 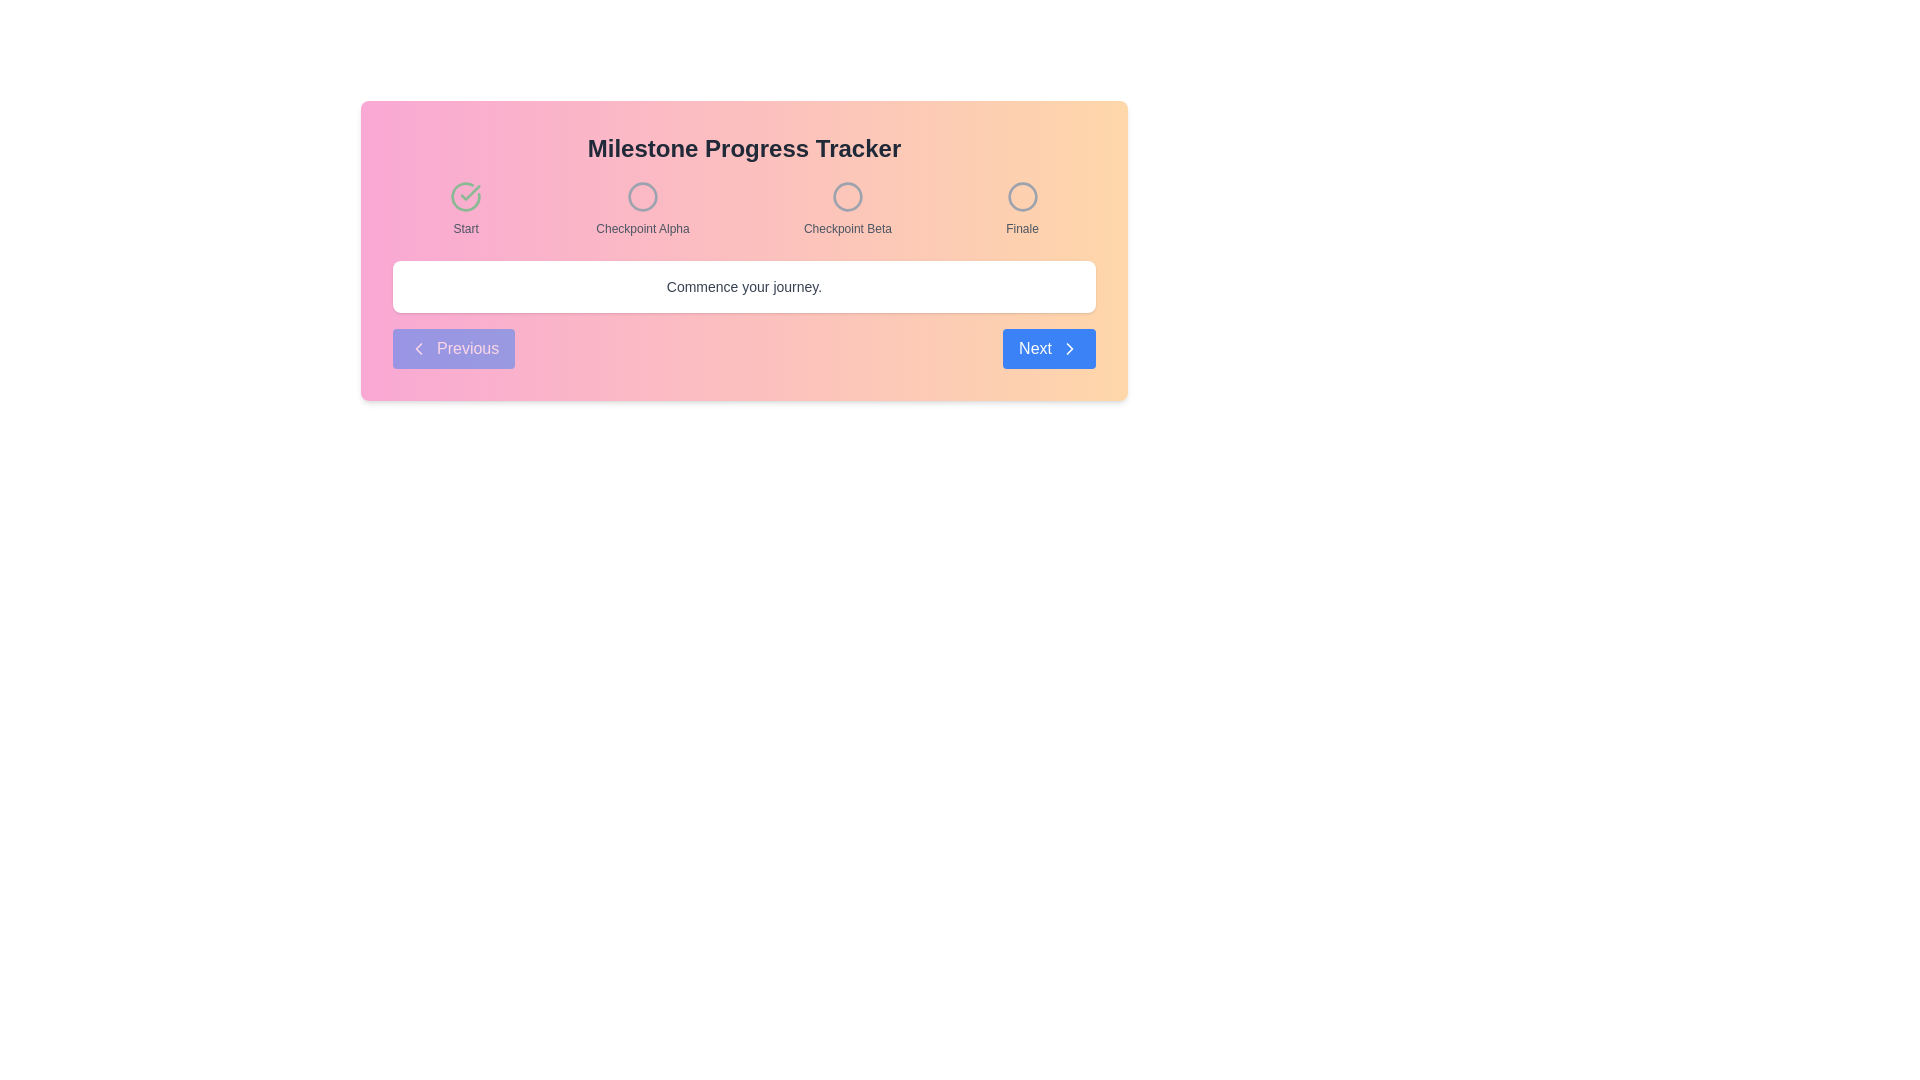 I want to click on the animation of the completion icon representing the 'Start' milestone, which is the first item in the milestone series displayed above the 'Start' label, so click(x=465, y=196).